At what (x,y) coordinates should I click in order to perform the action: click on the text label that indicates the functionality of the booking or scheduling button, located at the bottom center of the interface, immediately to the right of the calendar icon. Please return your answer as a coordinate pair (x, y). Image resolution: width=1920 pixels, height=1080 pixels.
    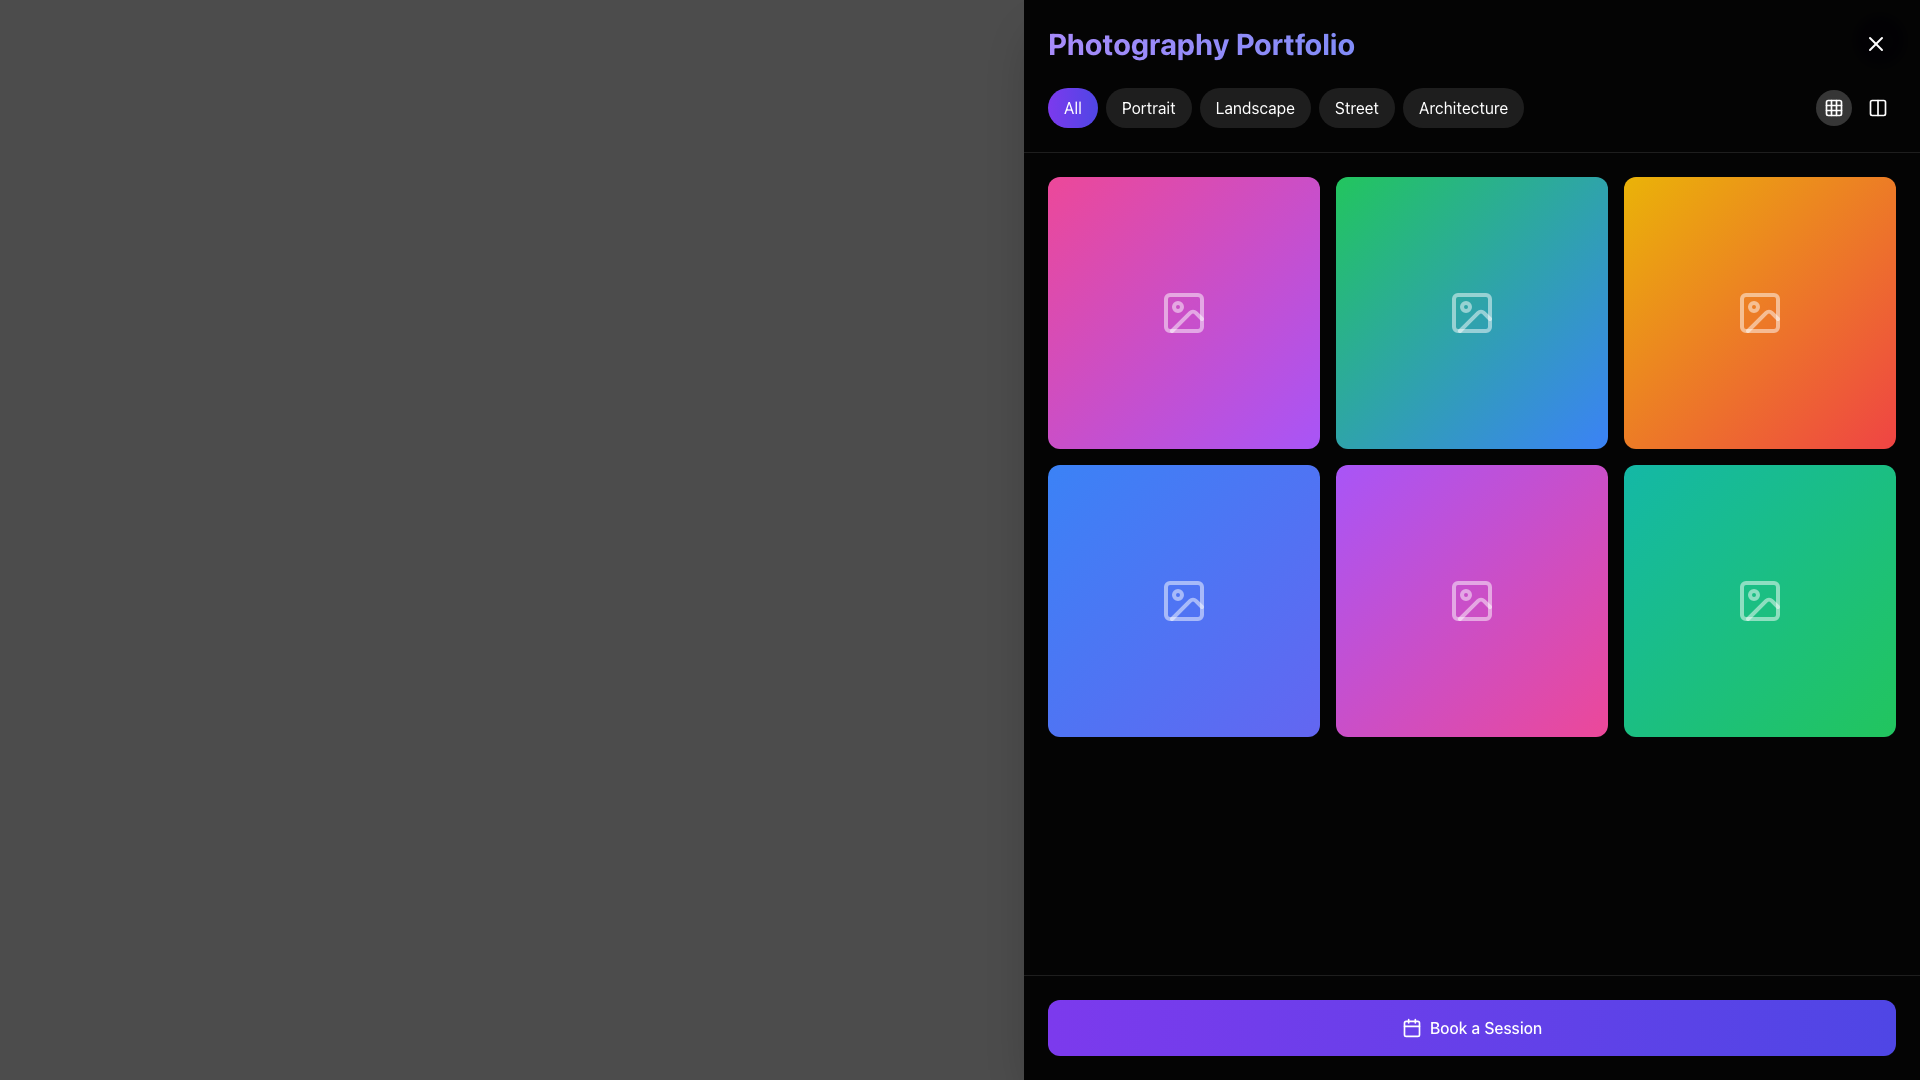
    Looking at the image, I should click on (1486, 1028).